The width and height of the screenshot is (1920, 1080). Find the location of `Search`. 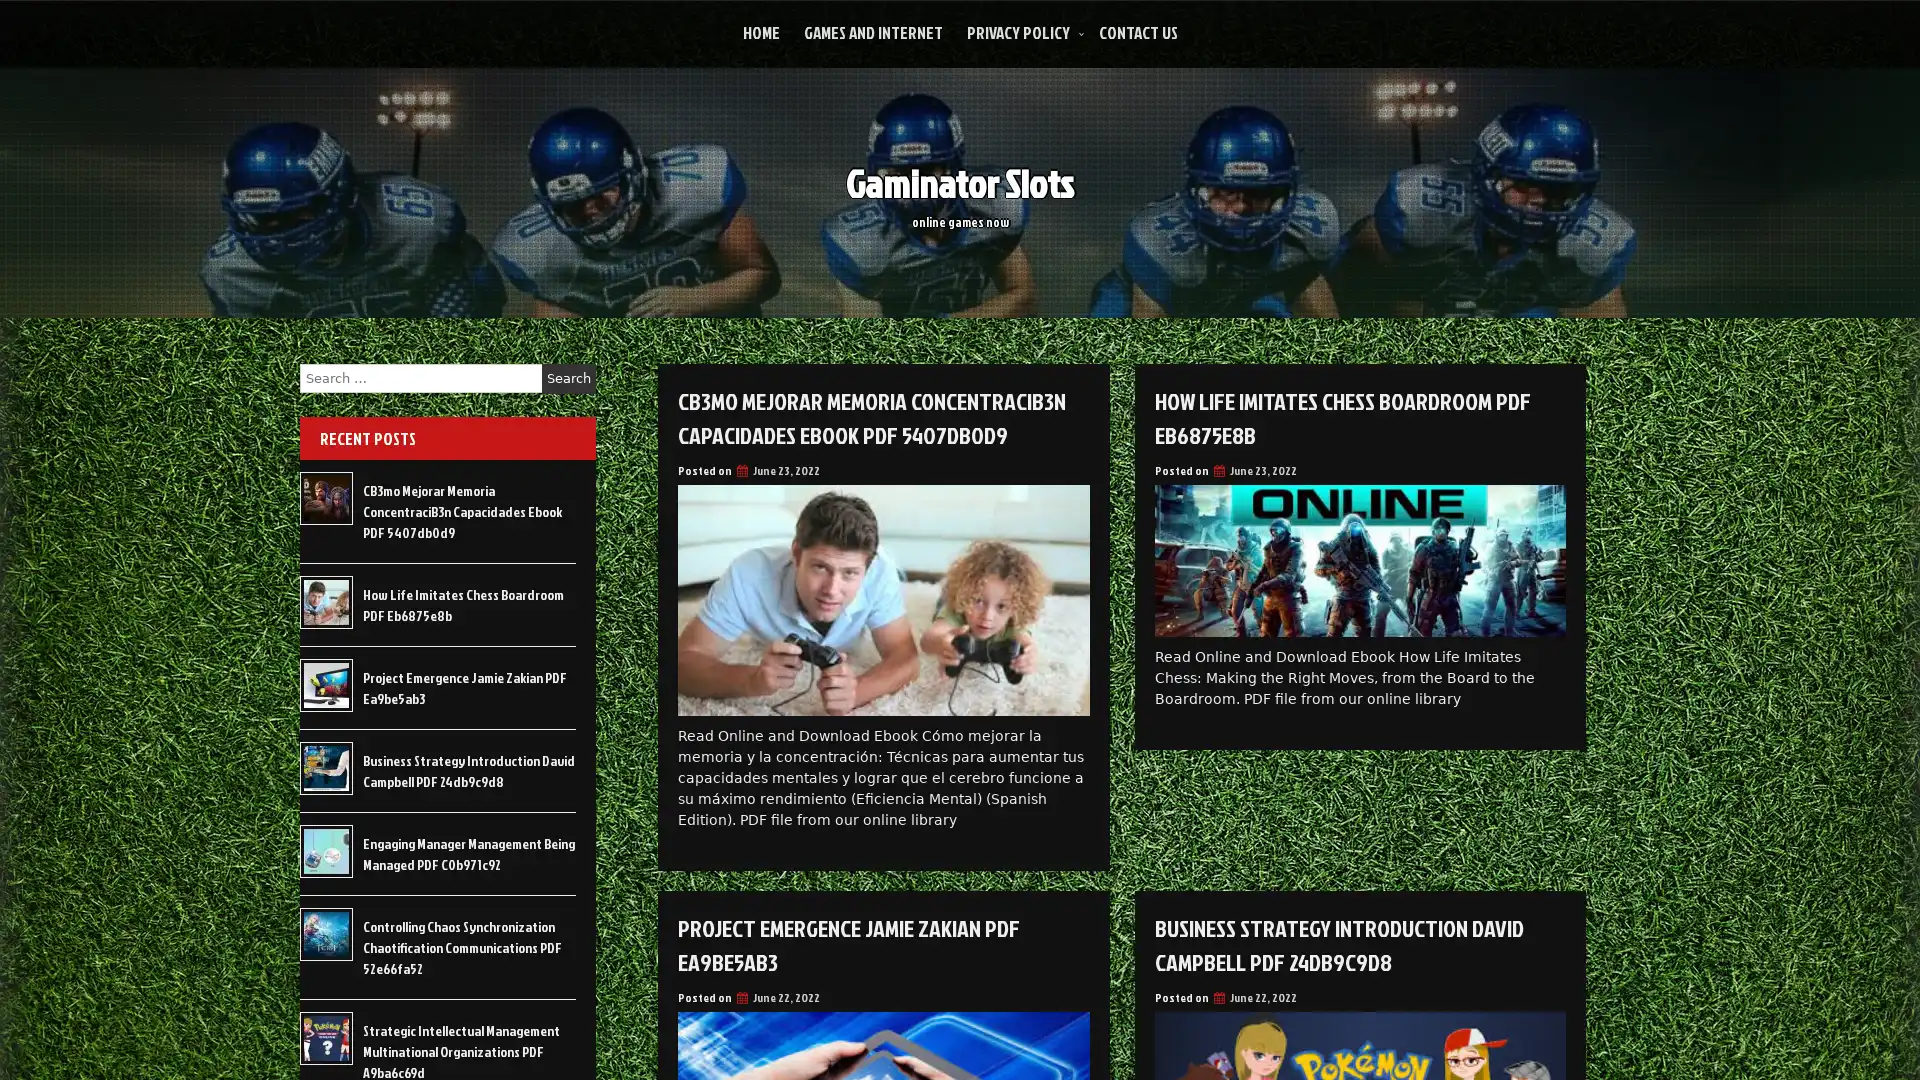

Search is located at coordinates (568, 378).